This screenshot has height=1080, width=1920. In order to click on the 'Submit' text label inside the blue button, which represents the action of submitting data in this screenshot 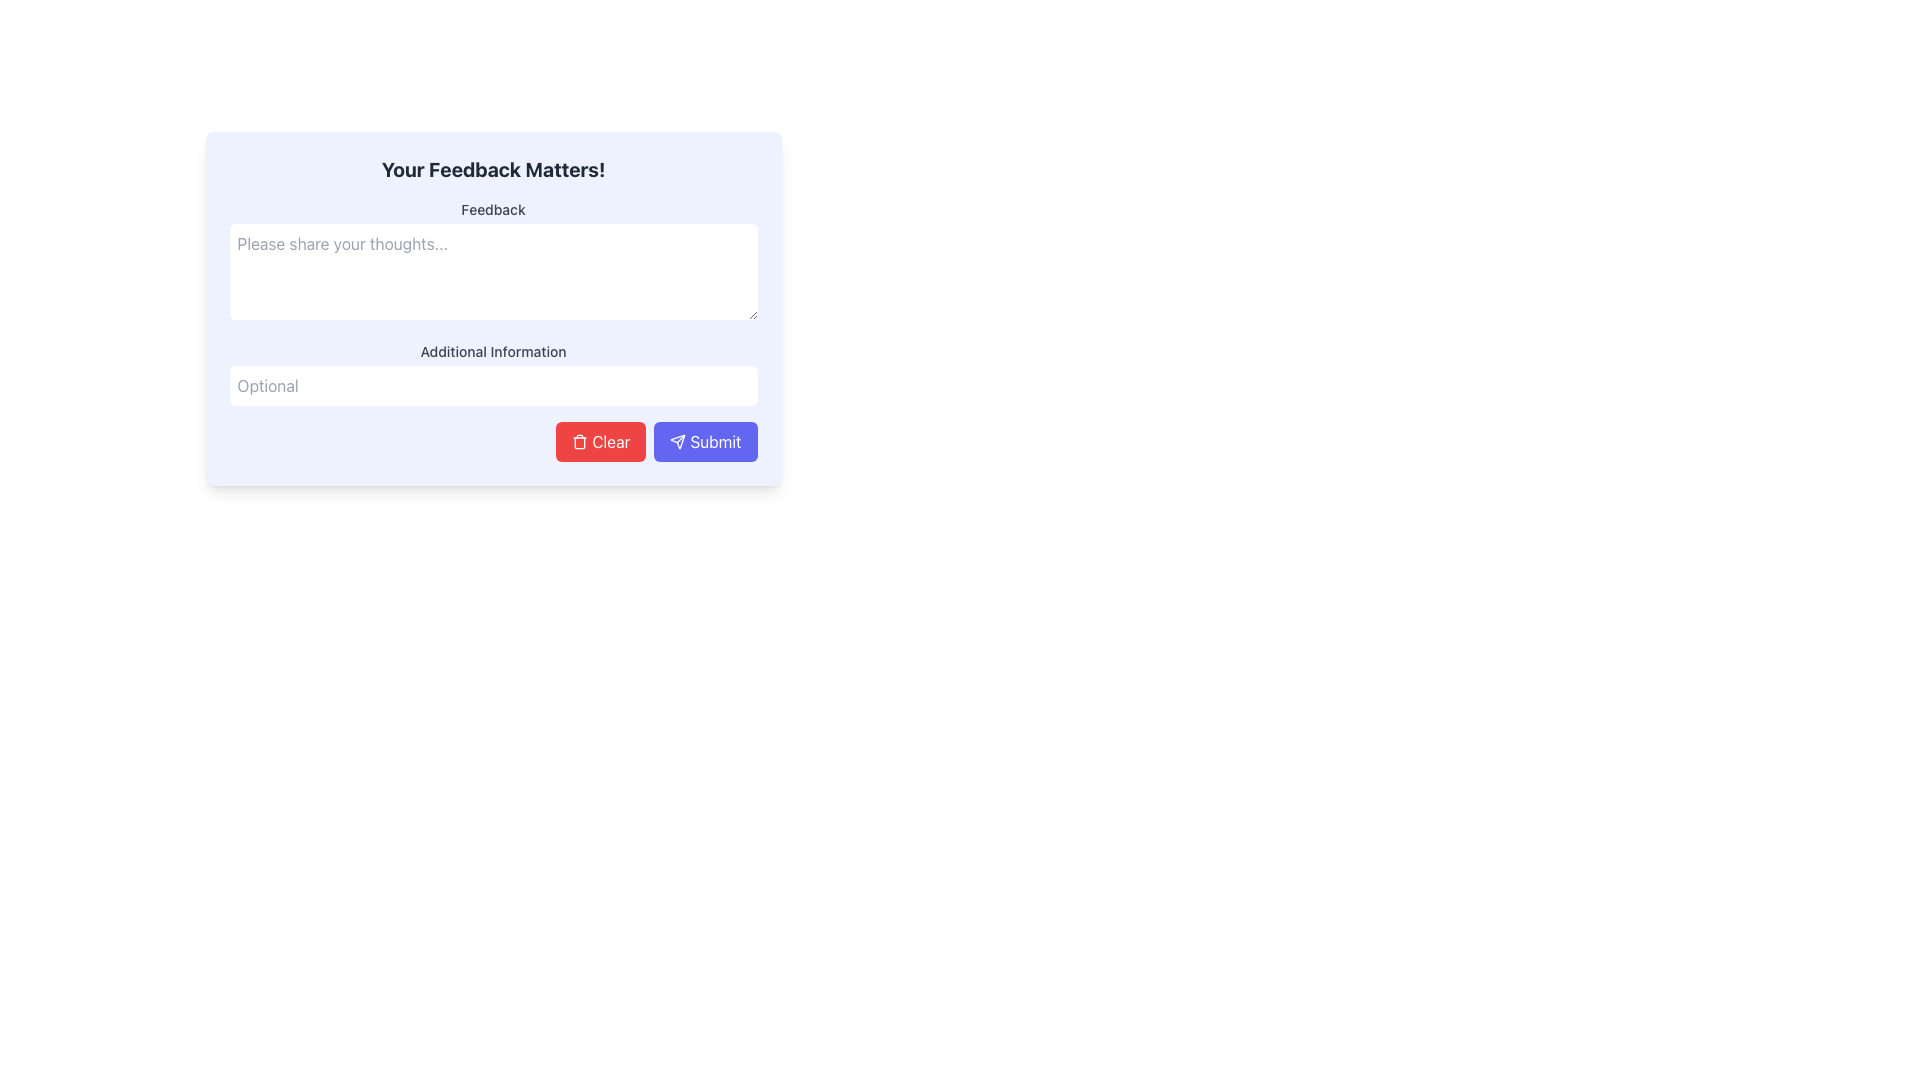, I will do `click(715, 441)`.